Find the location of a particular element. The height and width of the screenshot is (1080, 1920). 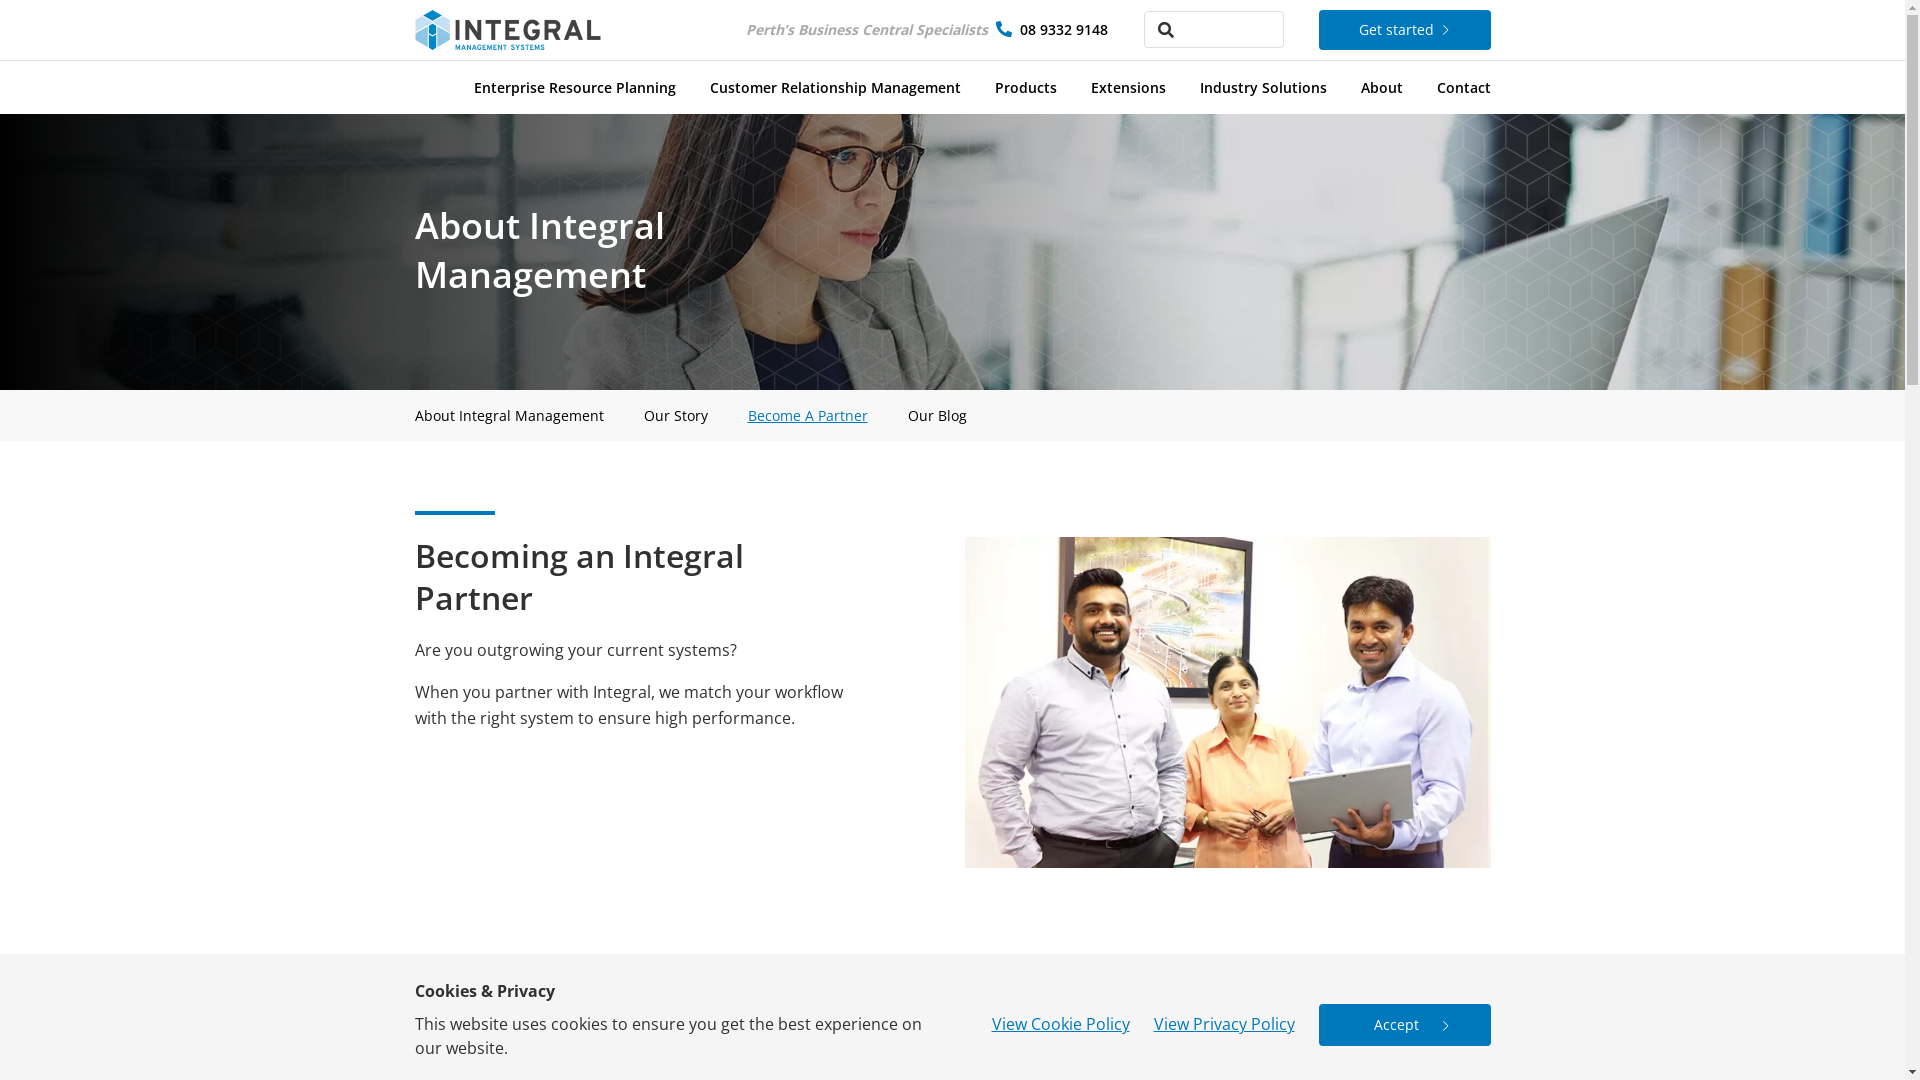

'08 9332 9148' is located at coordinates (1063, 29).